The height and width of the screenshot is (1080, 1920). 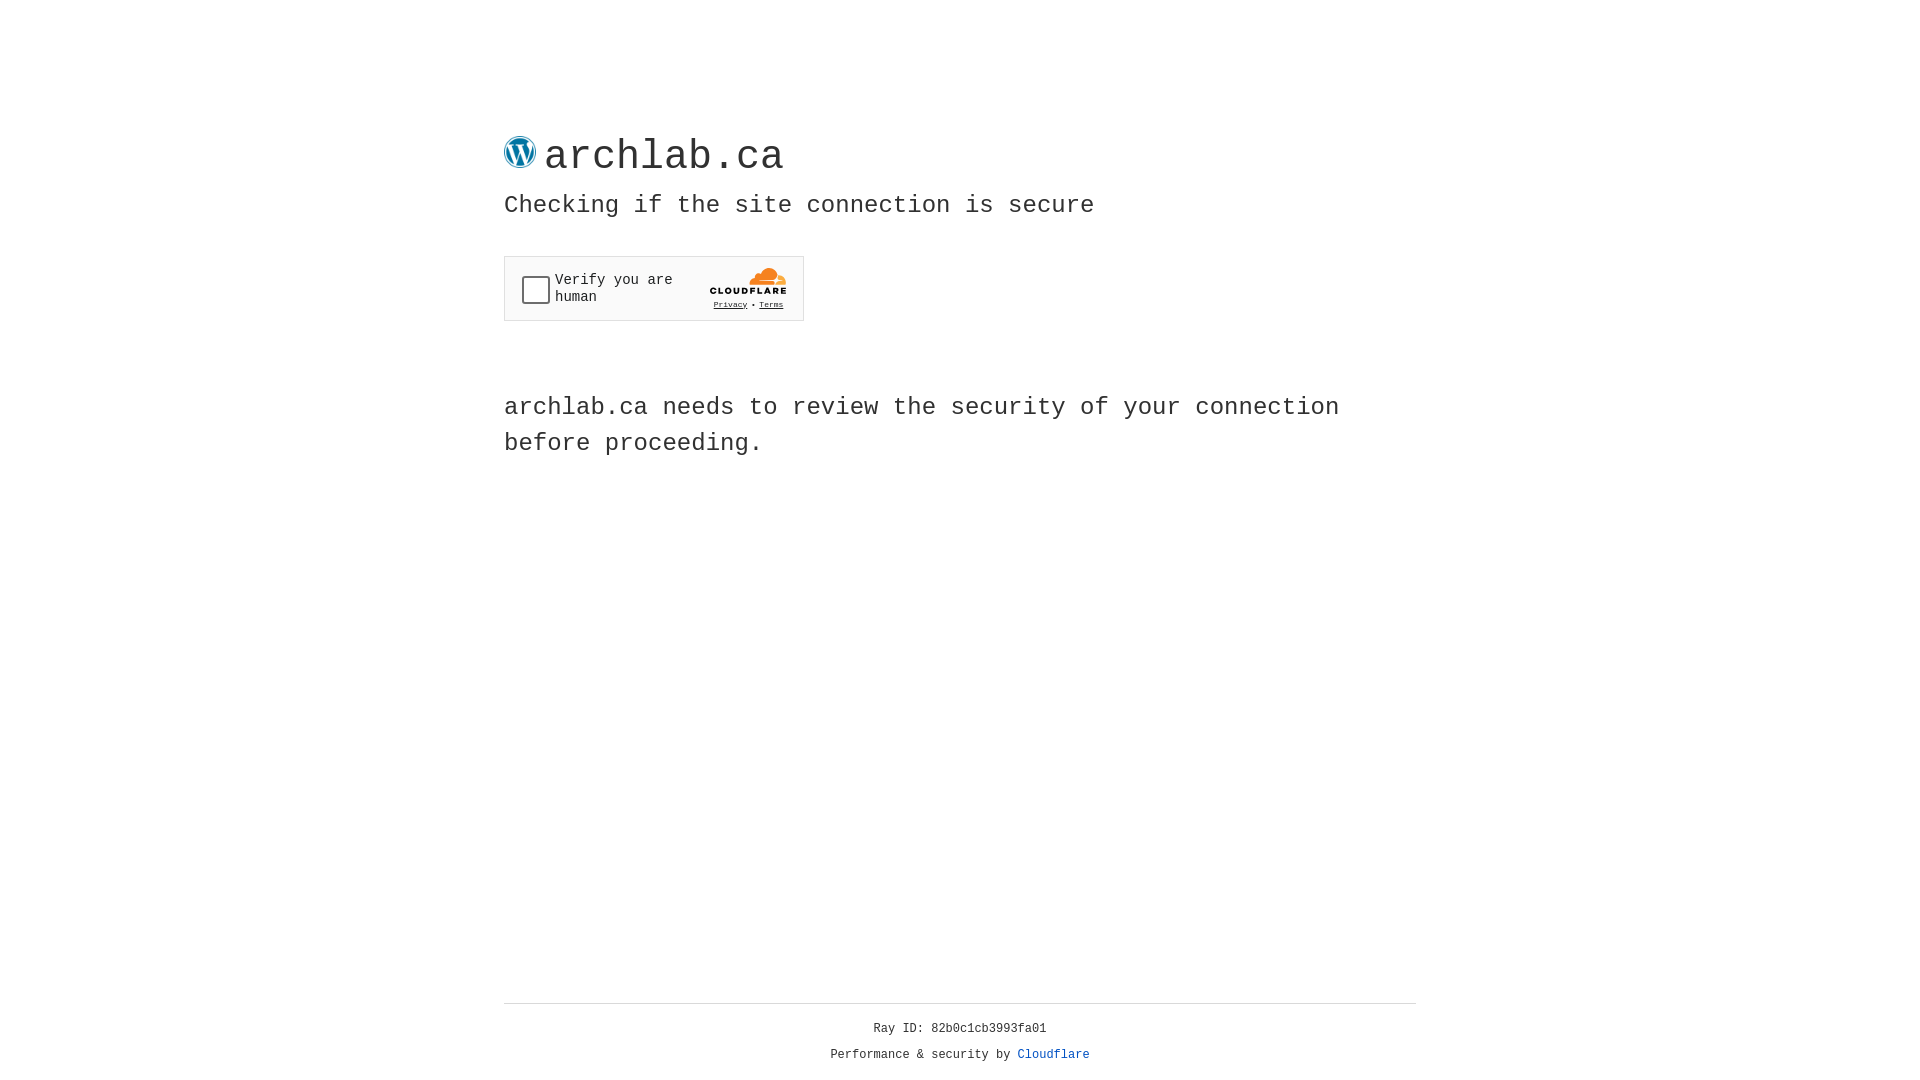 I want to click on 'Widget containing a Cloudflare security challenge', so click(x=653, y=288).